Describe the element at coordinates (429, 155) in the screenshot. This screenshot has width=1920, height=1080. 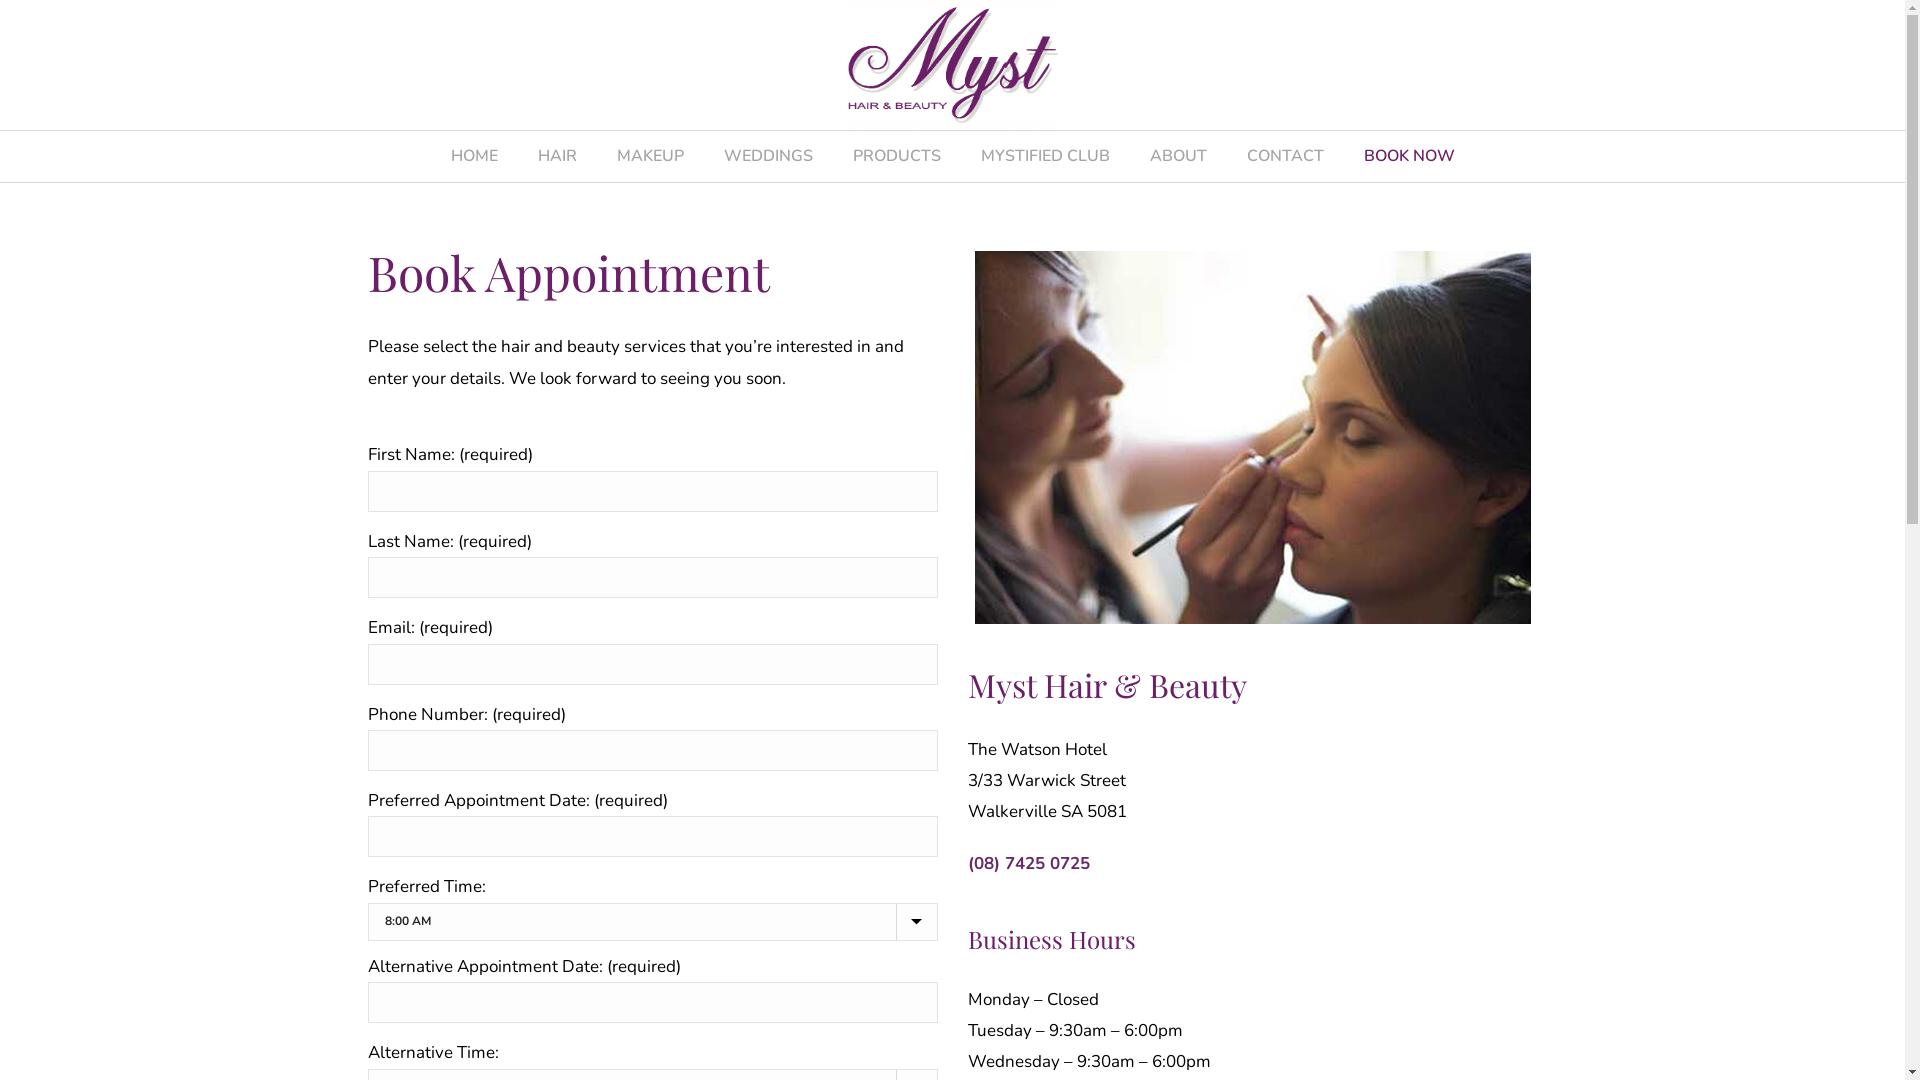
I see `'HOME'` at that location.